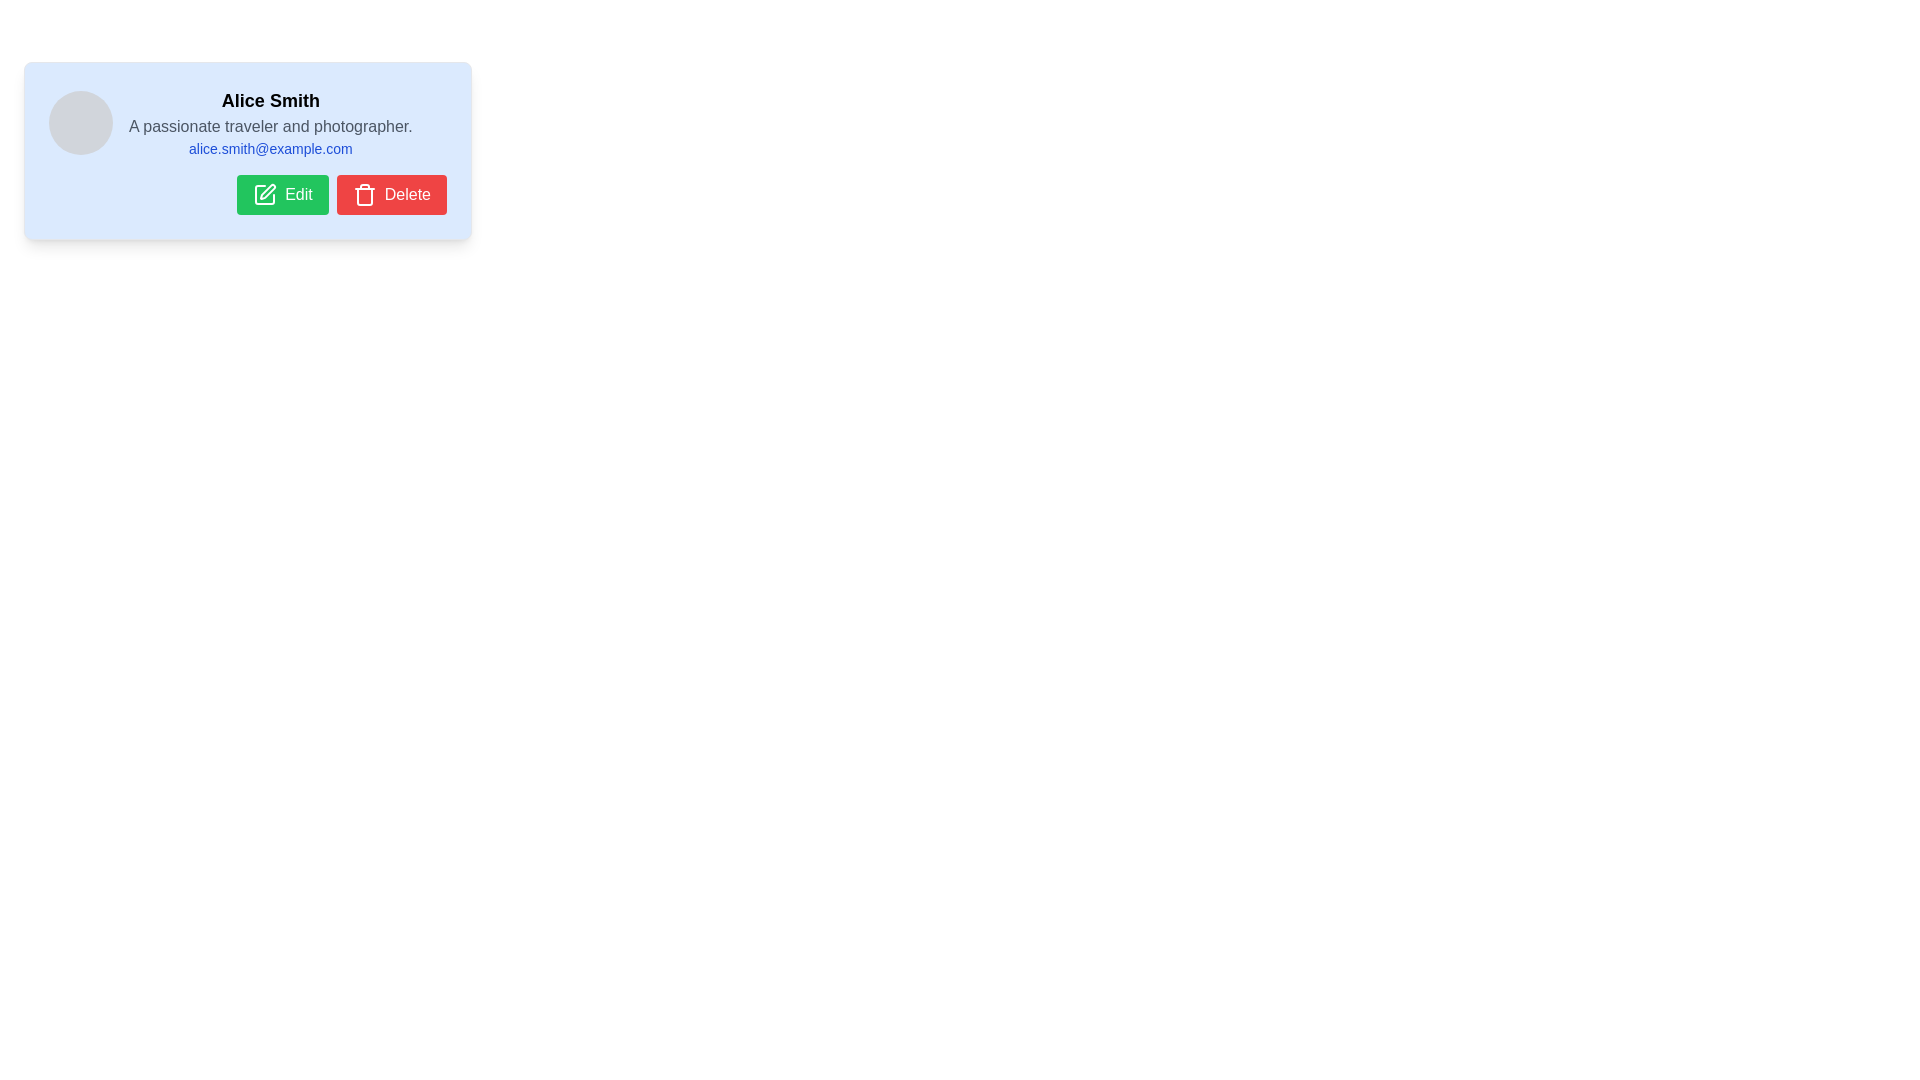  I want to click on the green edit action icon located centrally within the green rectangular button labeled 'Edit', so click(264, 195).